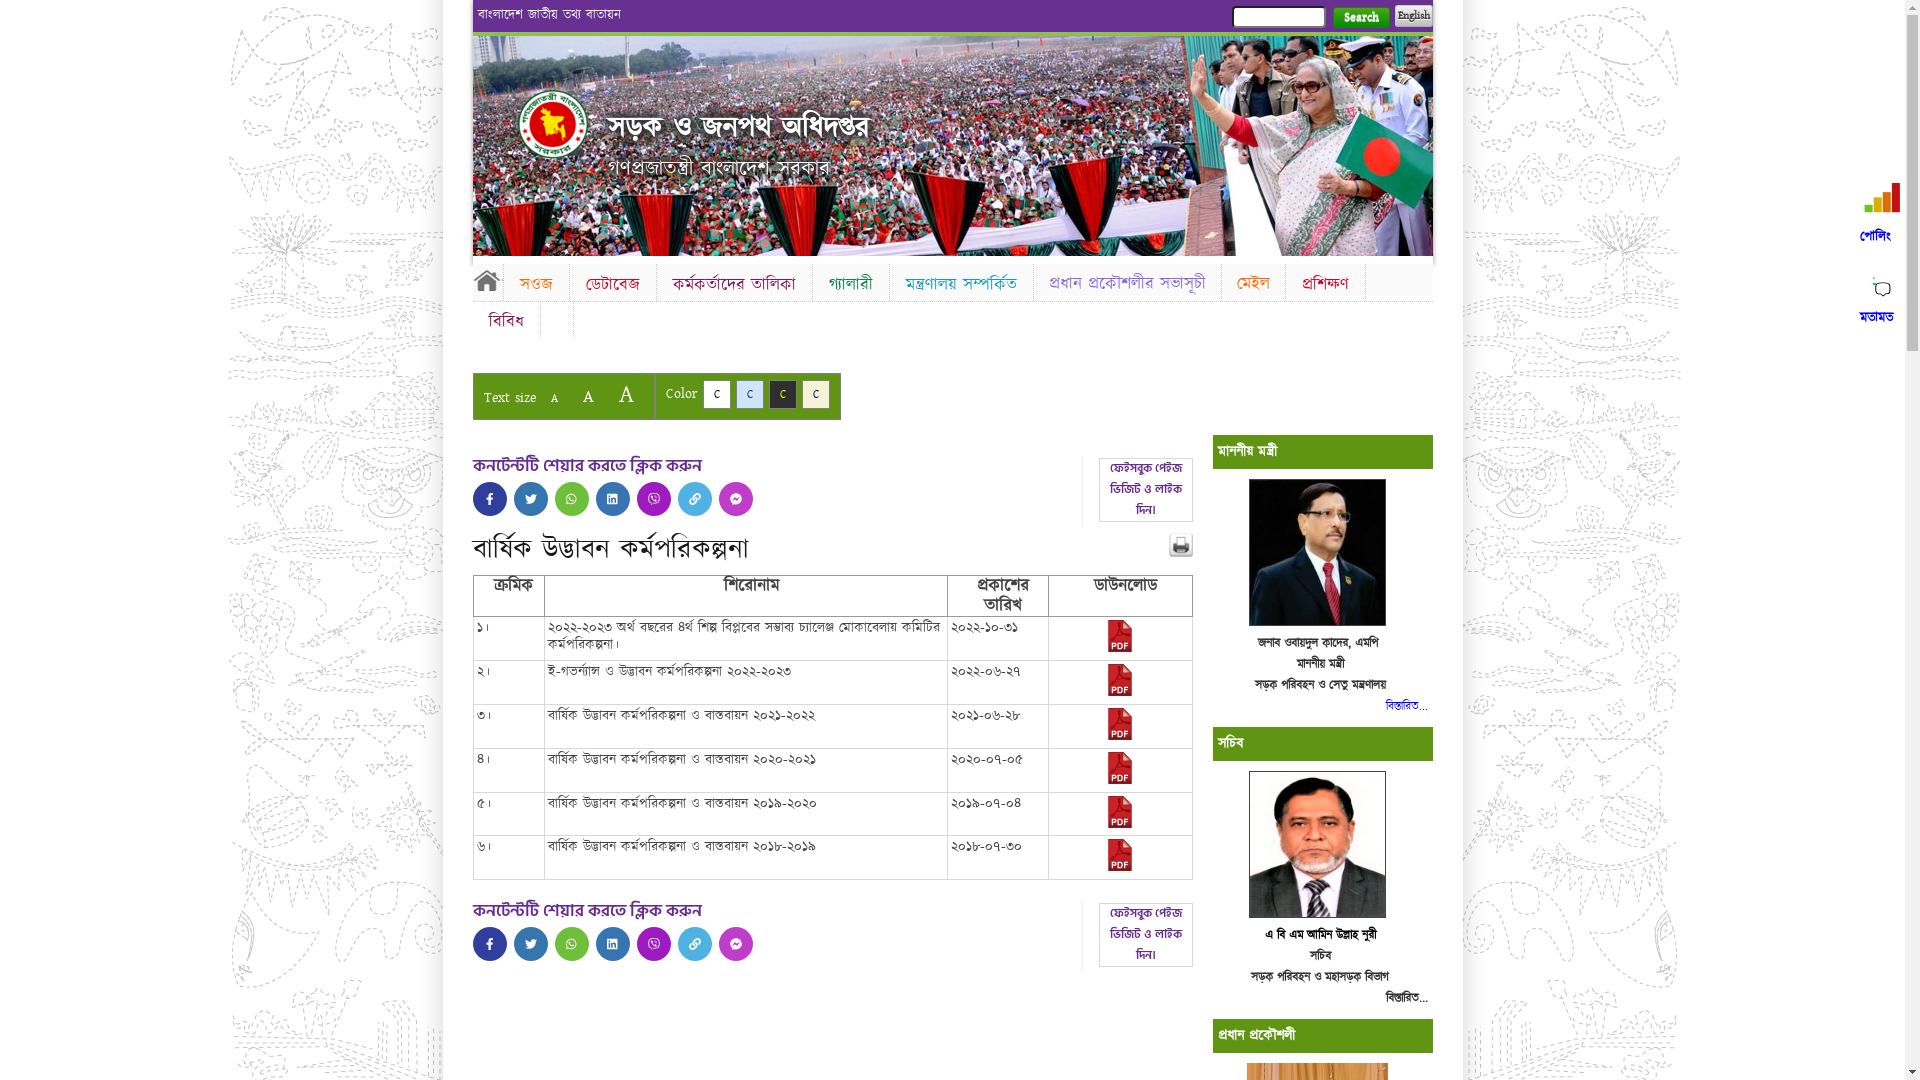 The image size is (1920, 1080). Describe the element at coordinates (624, 394) in the screenshot. I see `'A'` at that location.